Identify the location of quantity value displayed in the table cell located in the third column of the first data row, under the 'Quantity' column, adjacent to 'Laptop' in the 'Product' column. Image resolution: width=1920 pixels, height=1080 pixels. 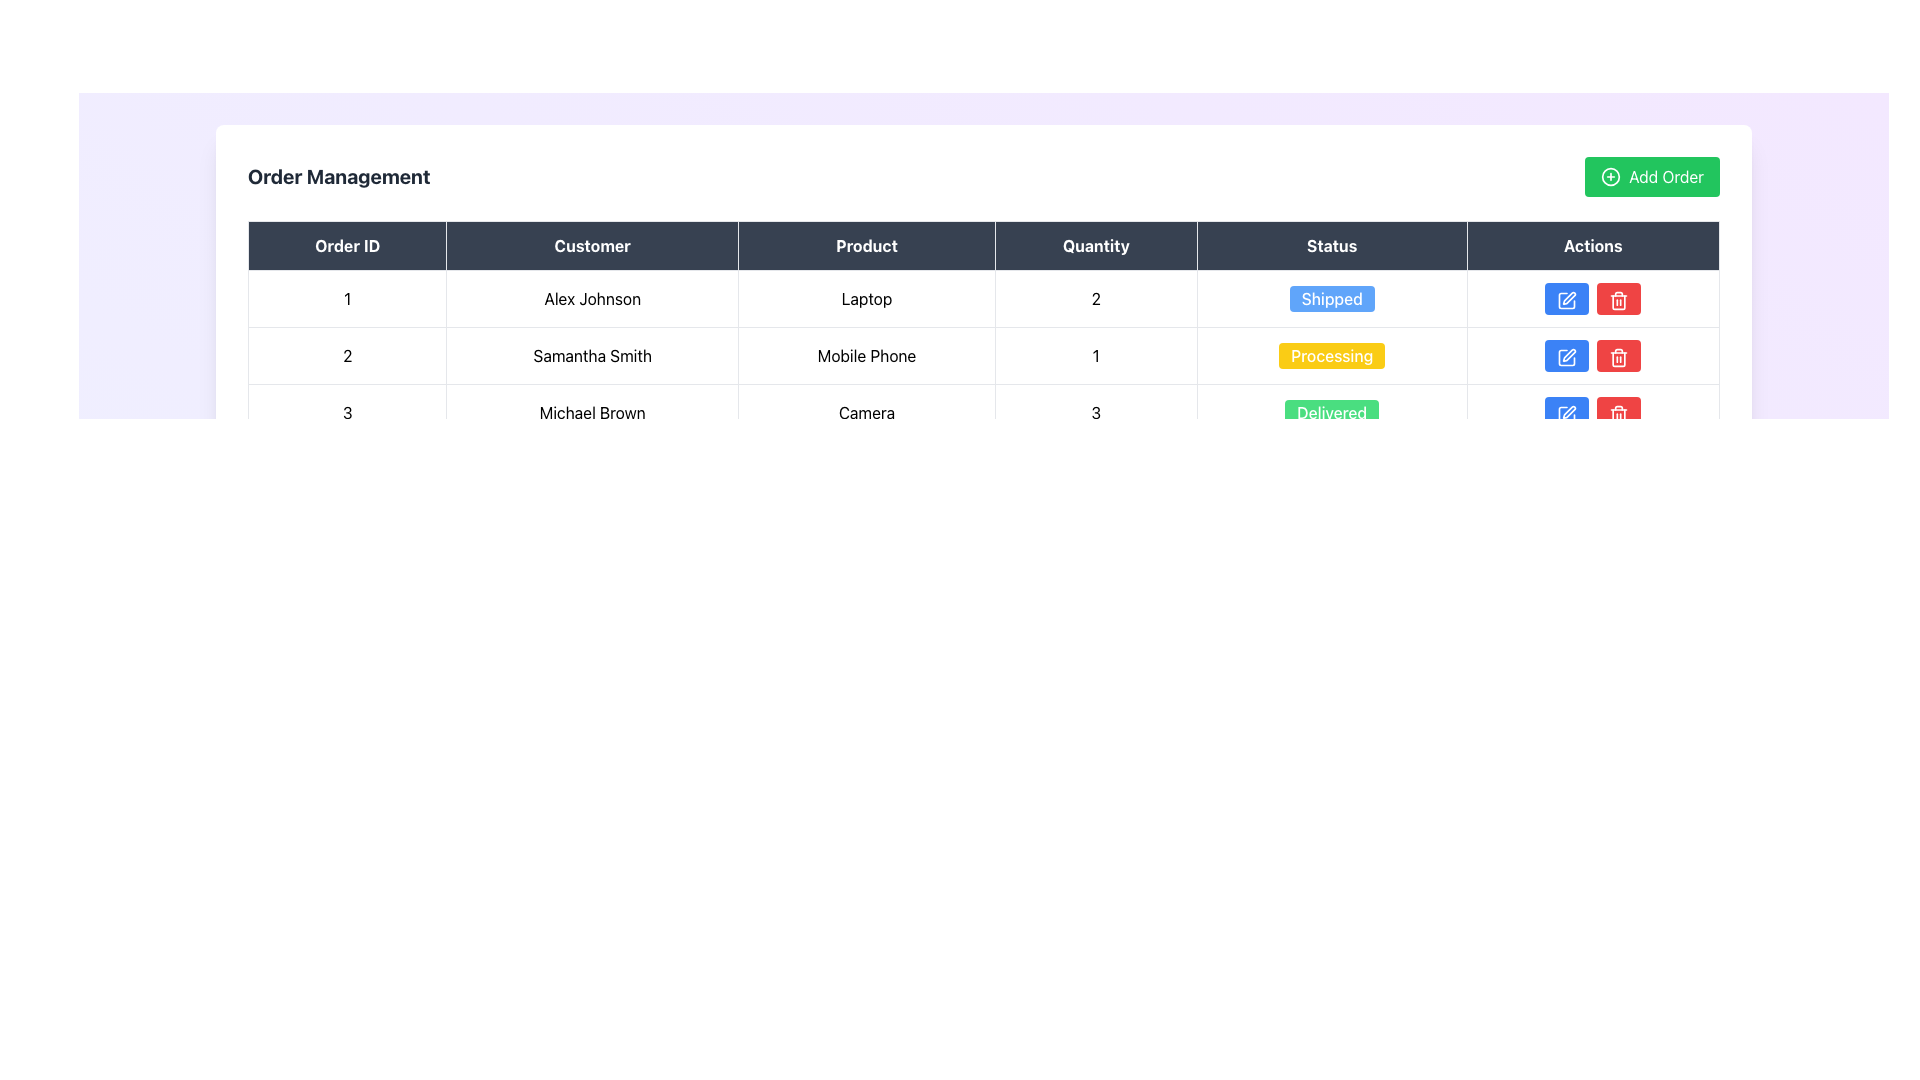
(1095, 299).